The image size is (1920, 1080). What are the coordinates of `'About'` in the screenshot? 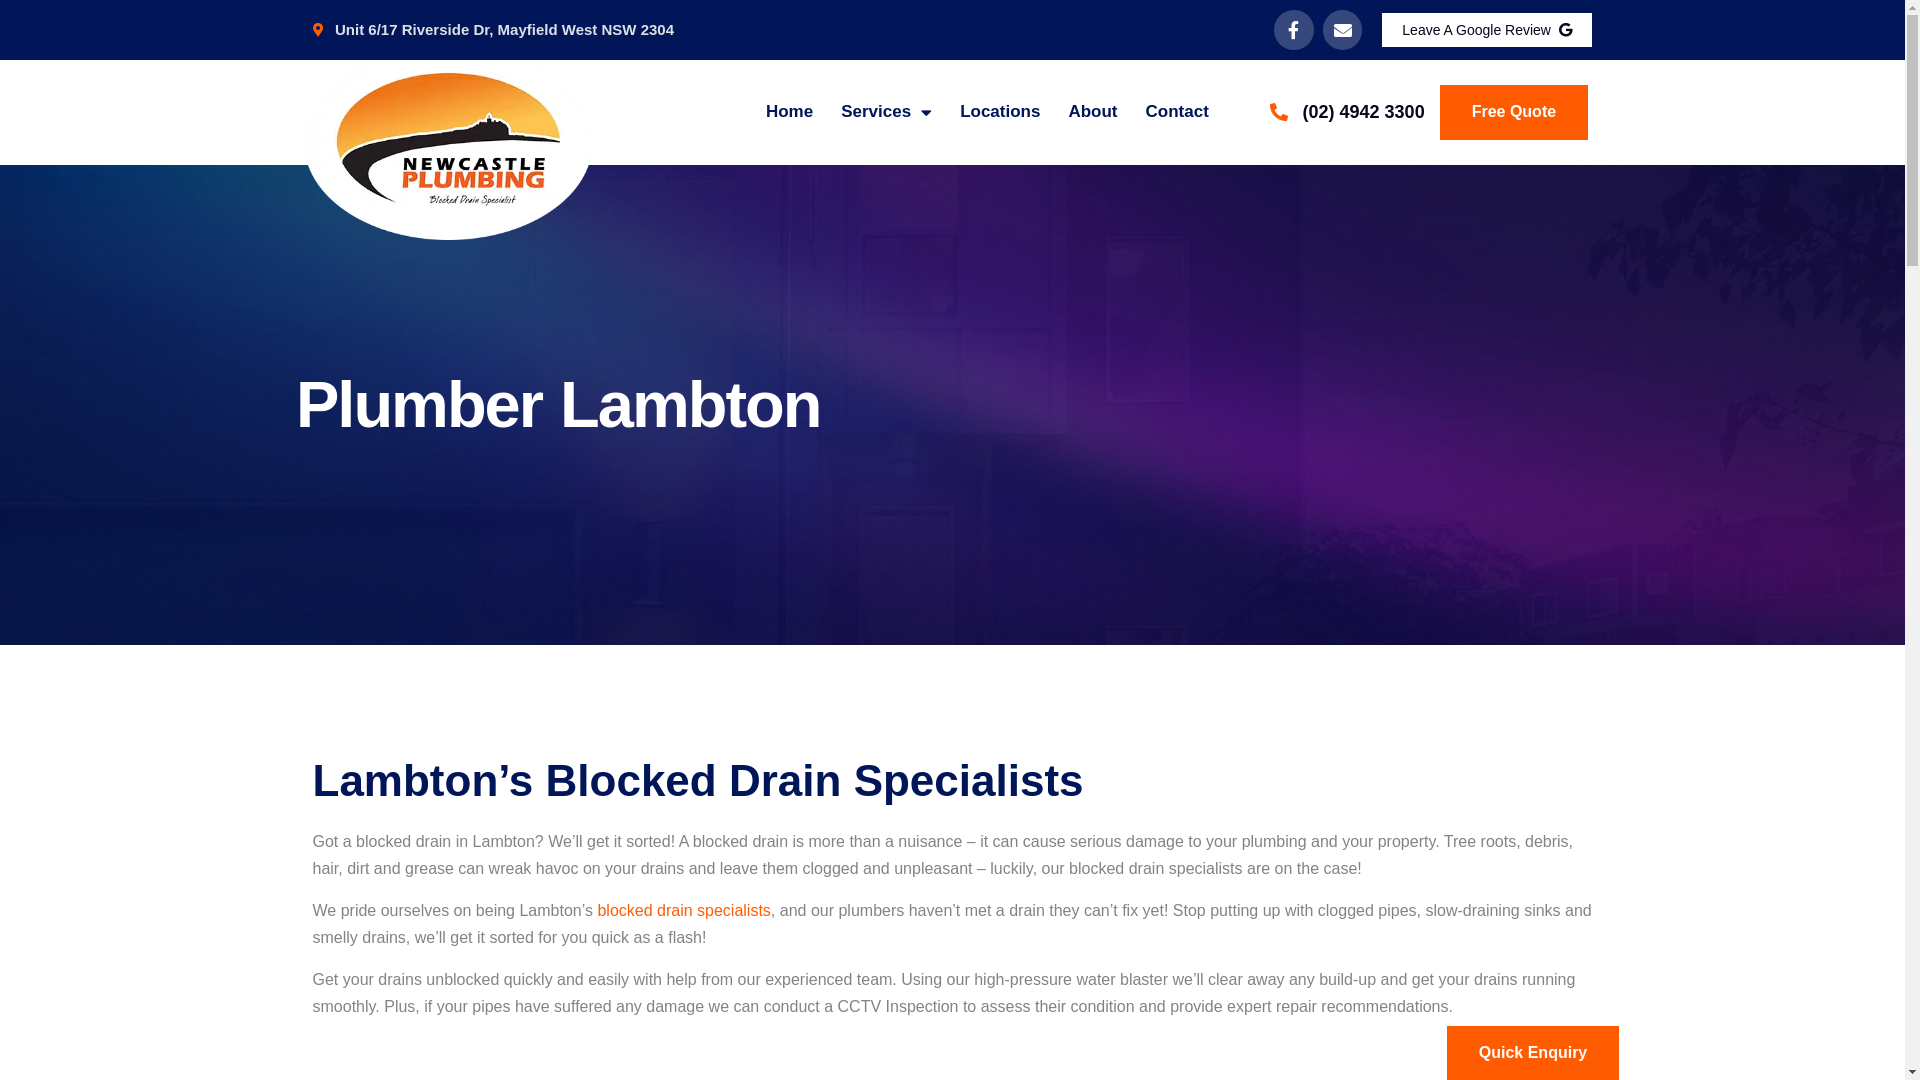 It's located at (1091, 111).